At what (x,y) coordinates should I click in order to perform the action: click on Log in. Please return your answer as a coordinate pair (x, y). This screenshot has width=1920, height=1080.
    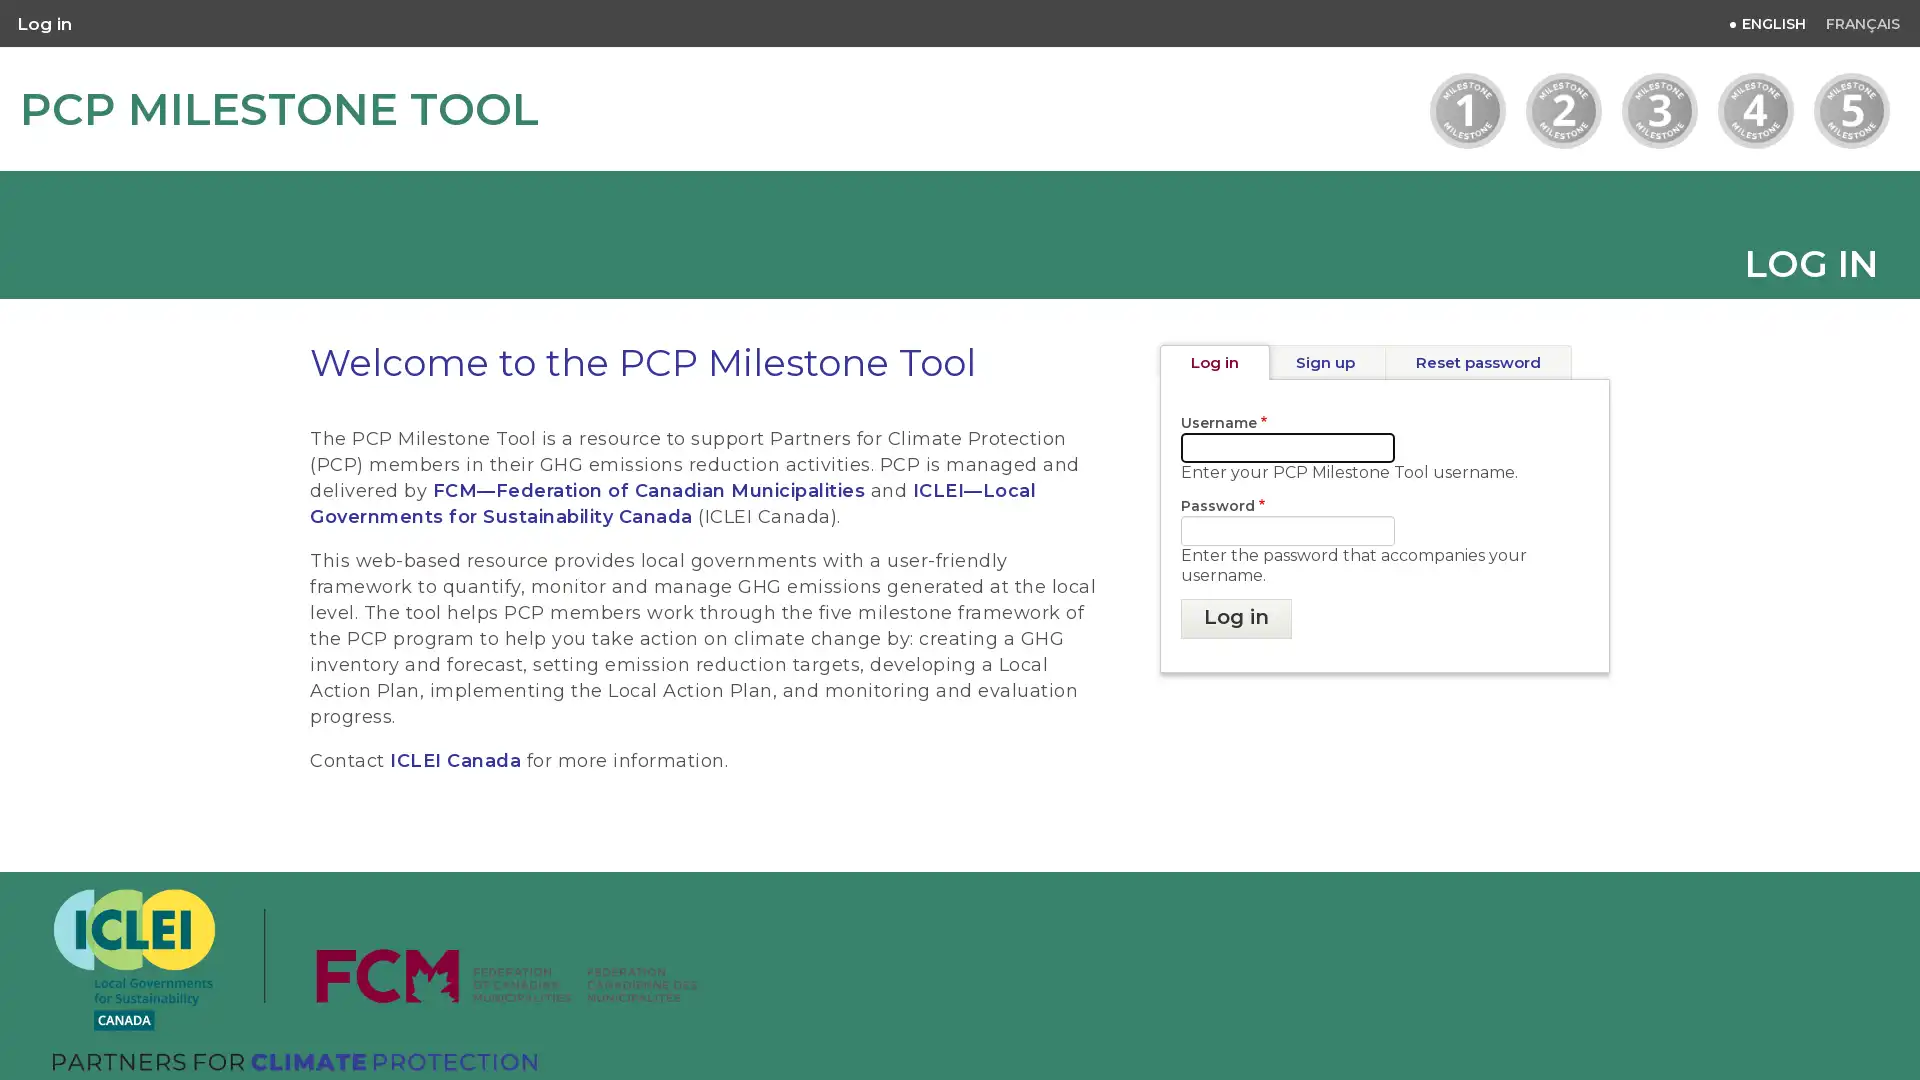
    Looking at the image, I should click on (1235, 617).